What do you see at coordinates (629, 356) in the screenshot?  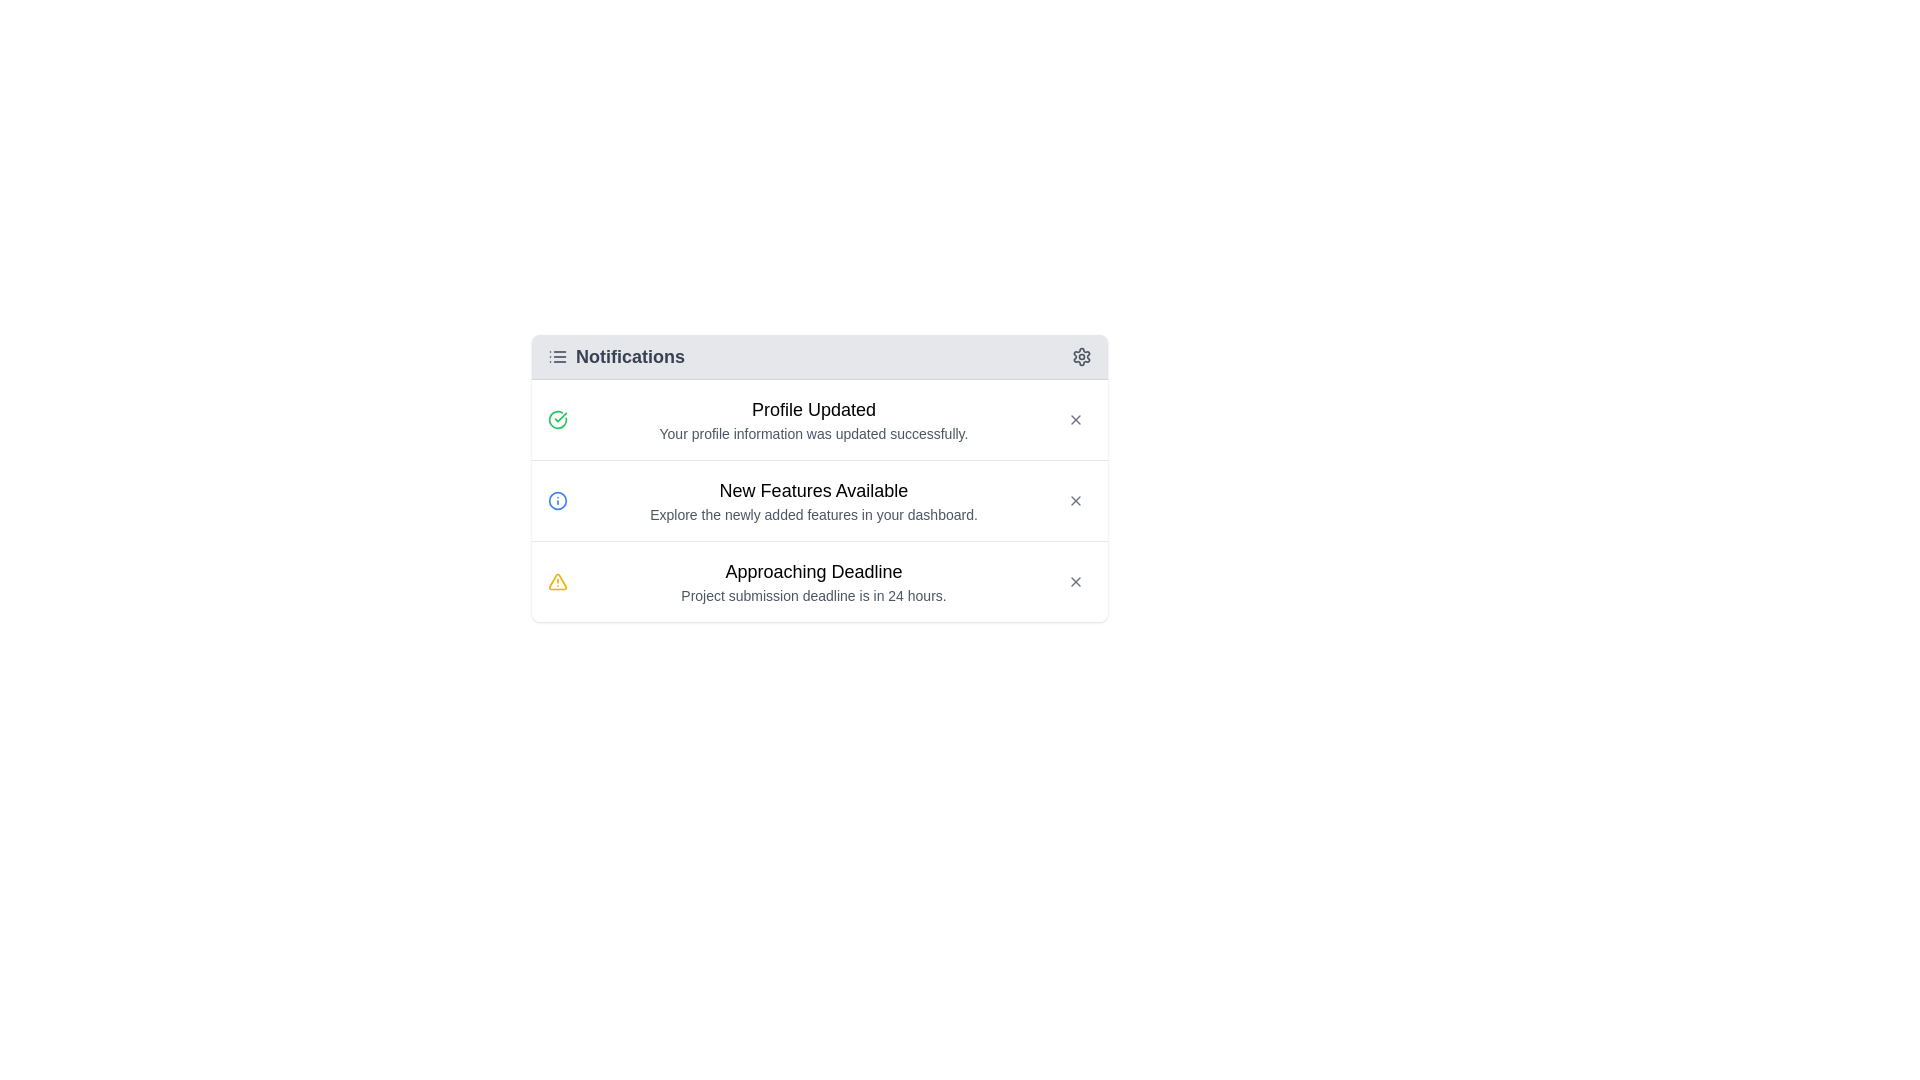 I see `the static text header for the notifications section, located near the top-left corner of the panel next to a small list icon` at bounding box center [629, 356].